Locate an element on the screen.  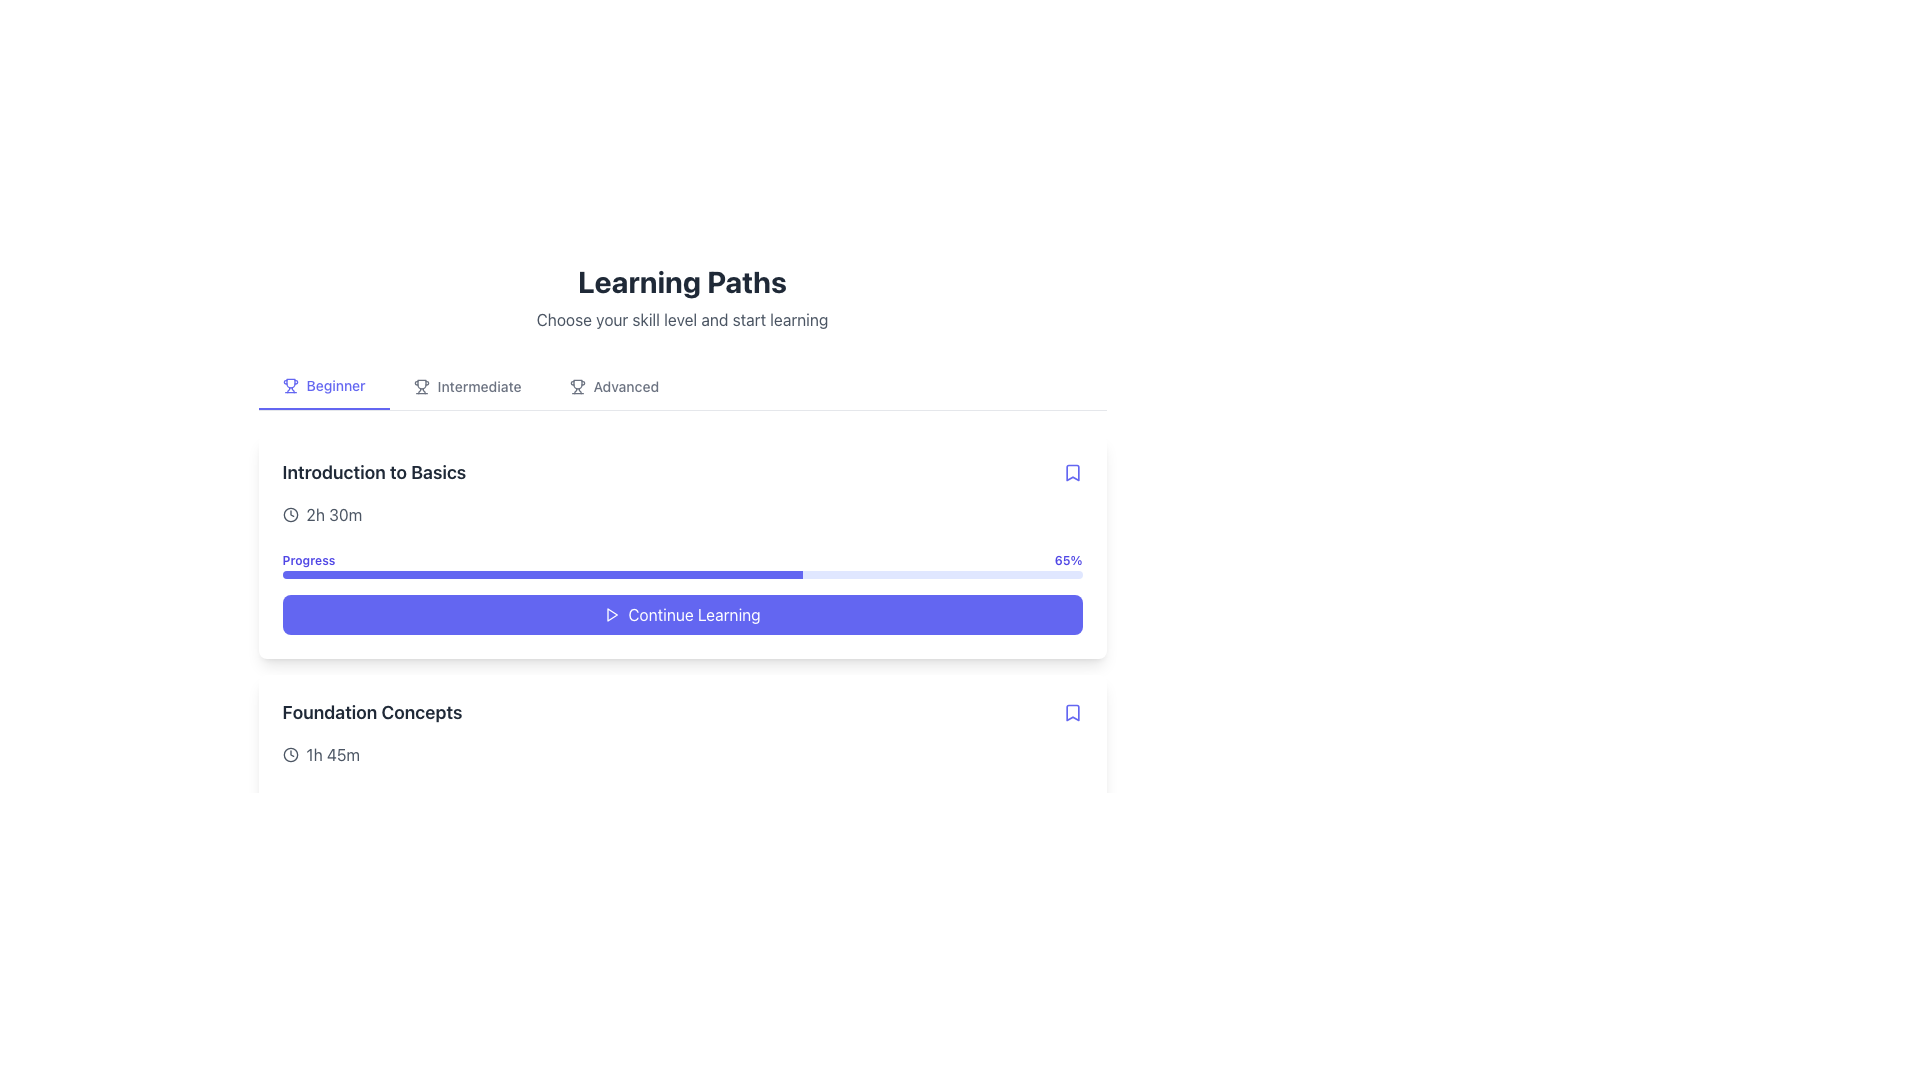
progress bar is located at coordinates (818, 574).